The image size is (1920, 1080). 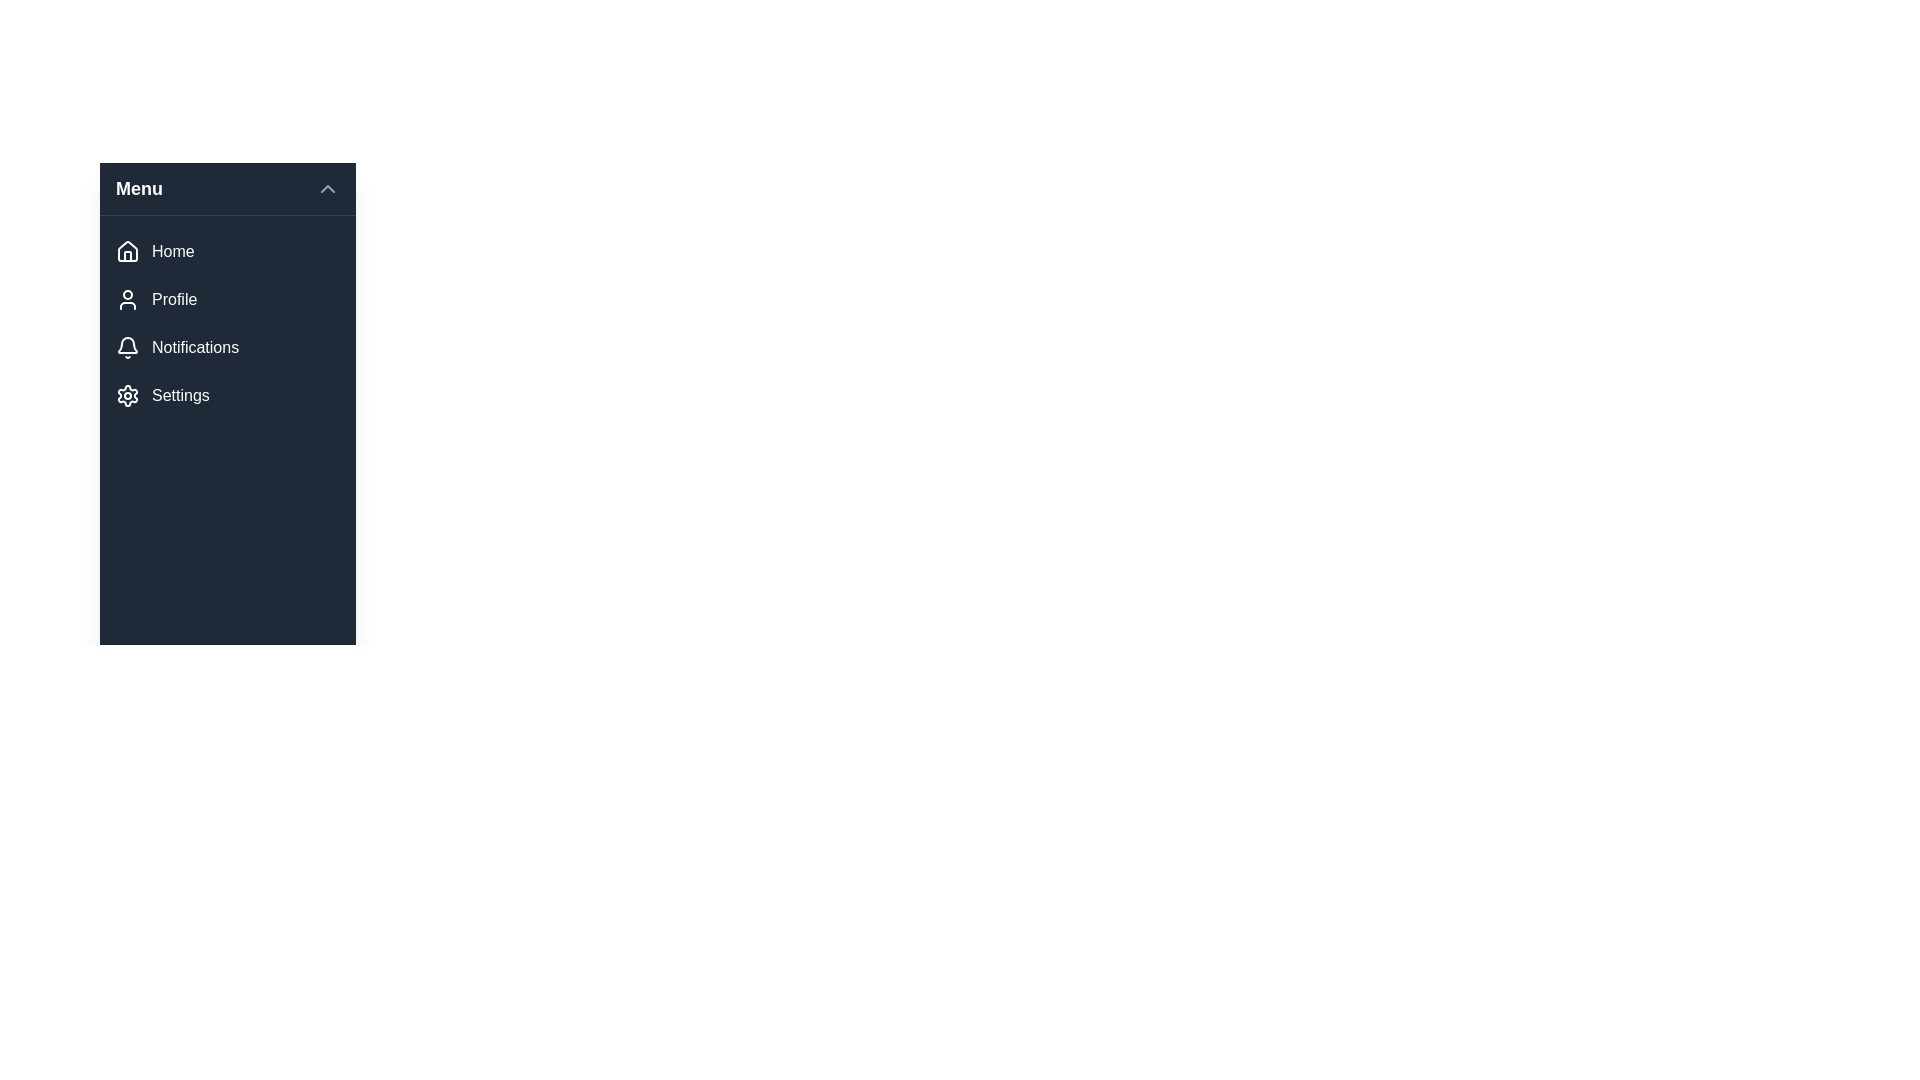 I want to click on the first navigation item in the menu that serves as a link to the Home page, so click(x=173, y=250).